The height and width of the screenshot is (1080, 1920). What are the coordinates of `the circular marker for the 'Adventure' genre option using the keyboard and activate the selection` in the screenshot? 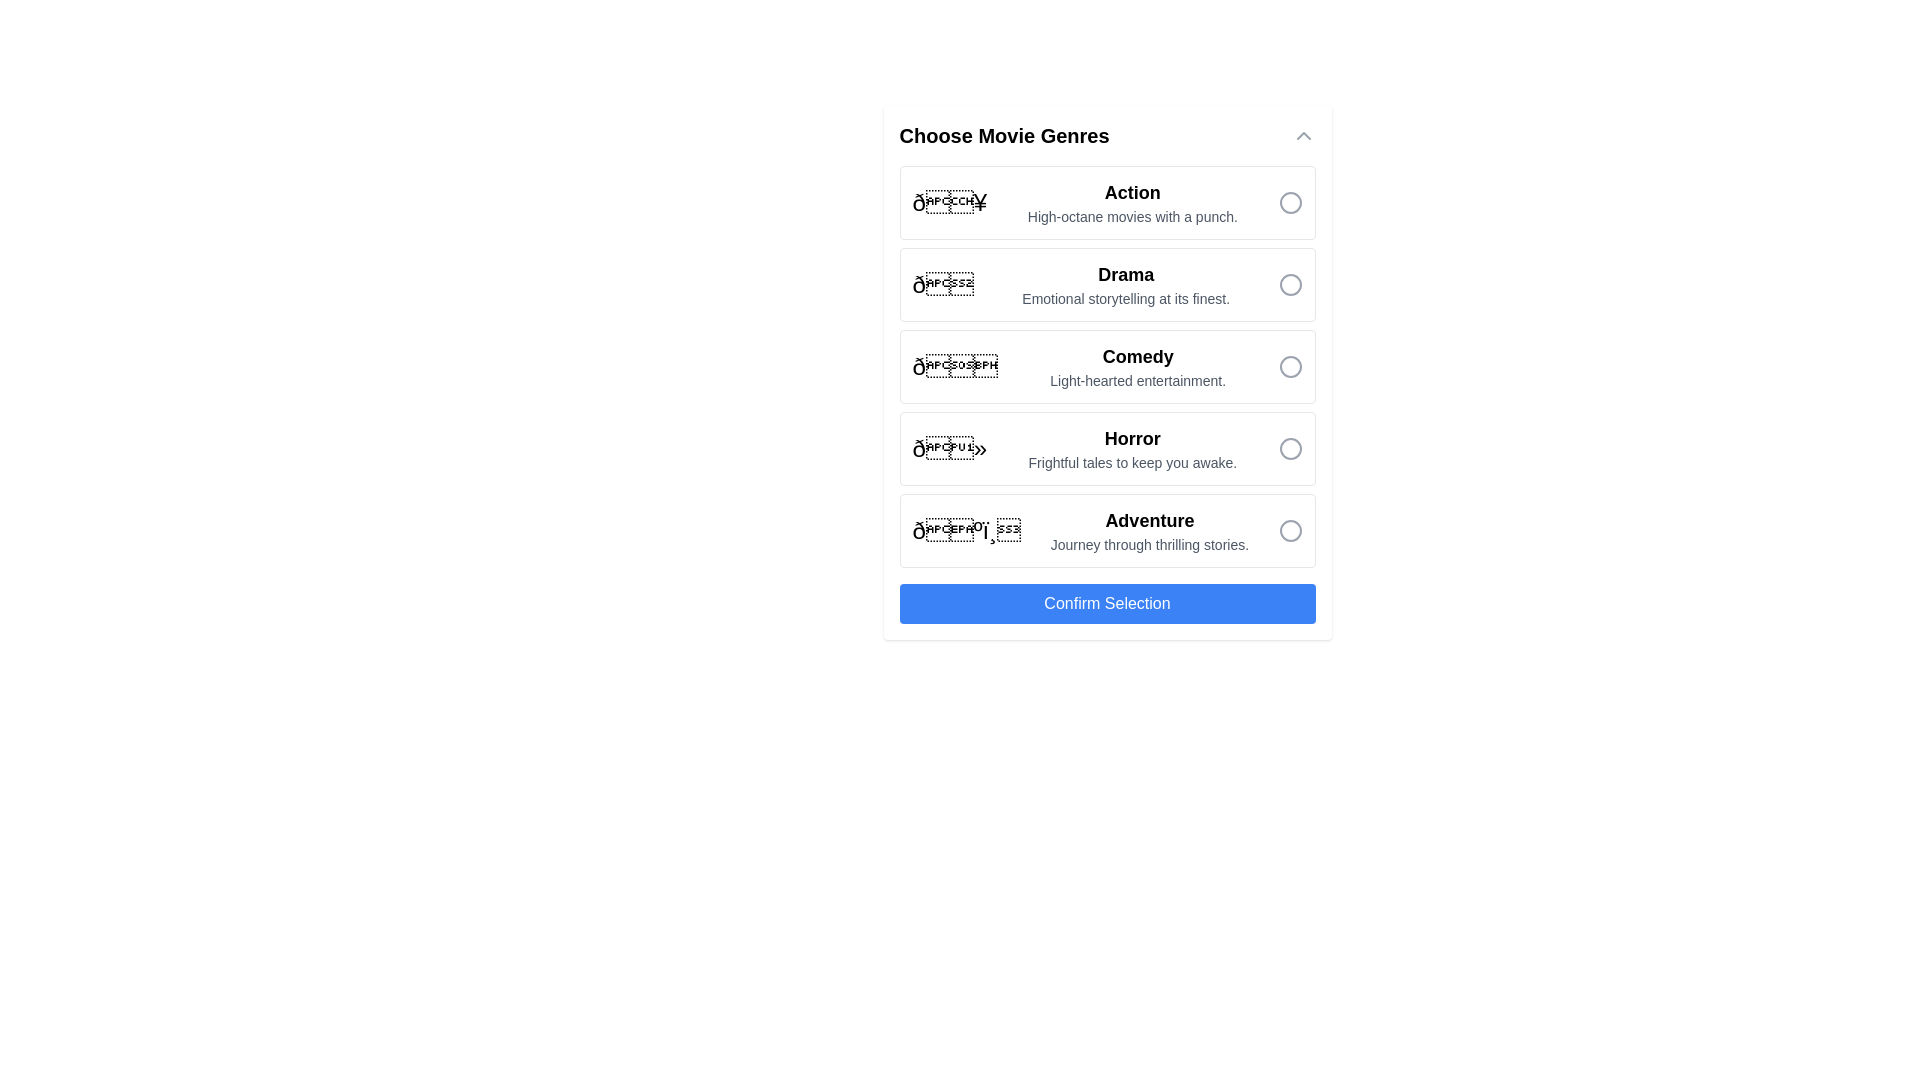 It's located at (1290, 530).